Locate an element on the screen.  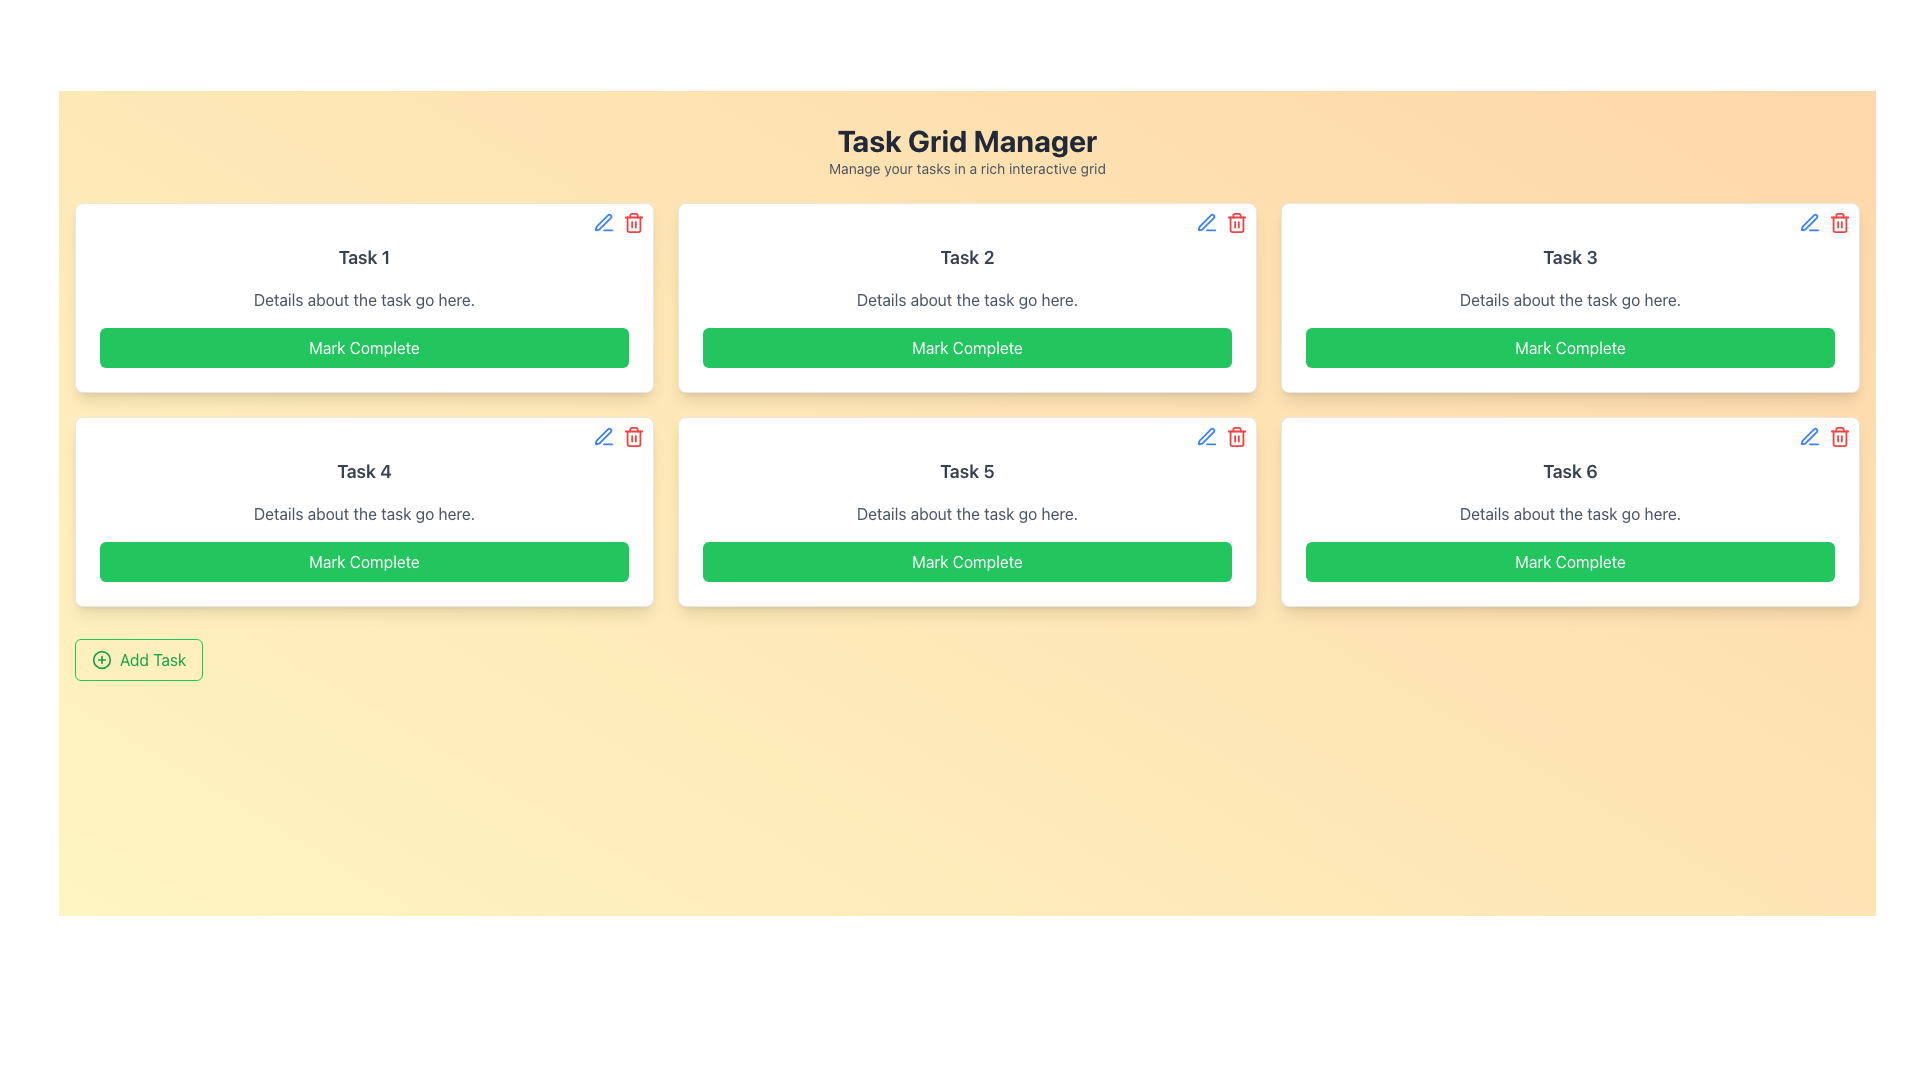
the red trash can icon located at the top-right corner of the third task card is located at coordinates (1839, 223).